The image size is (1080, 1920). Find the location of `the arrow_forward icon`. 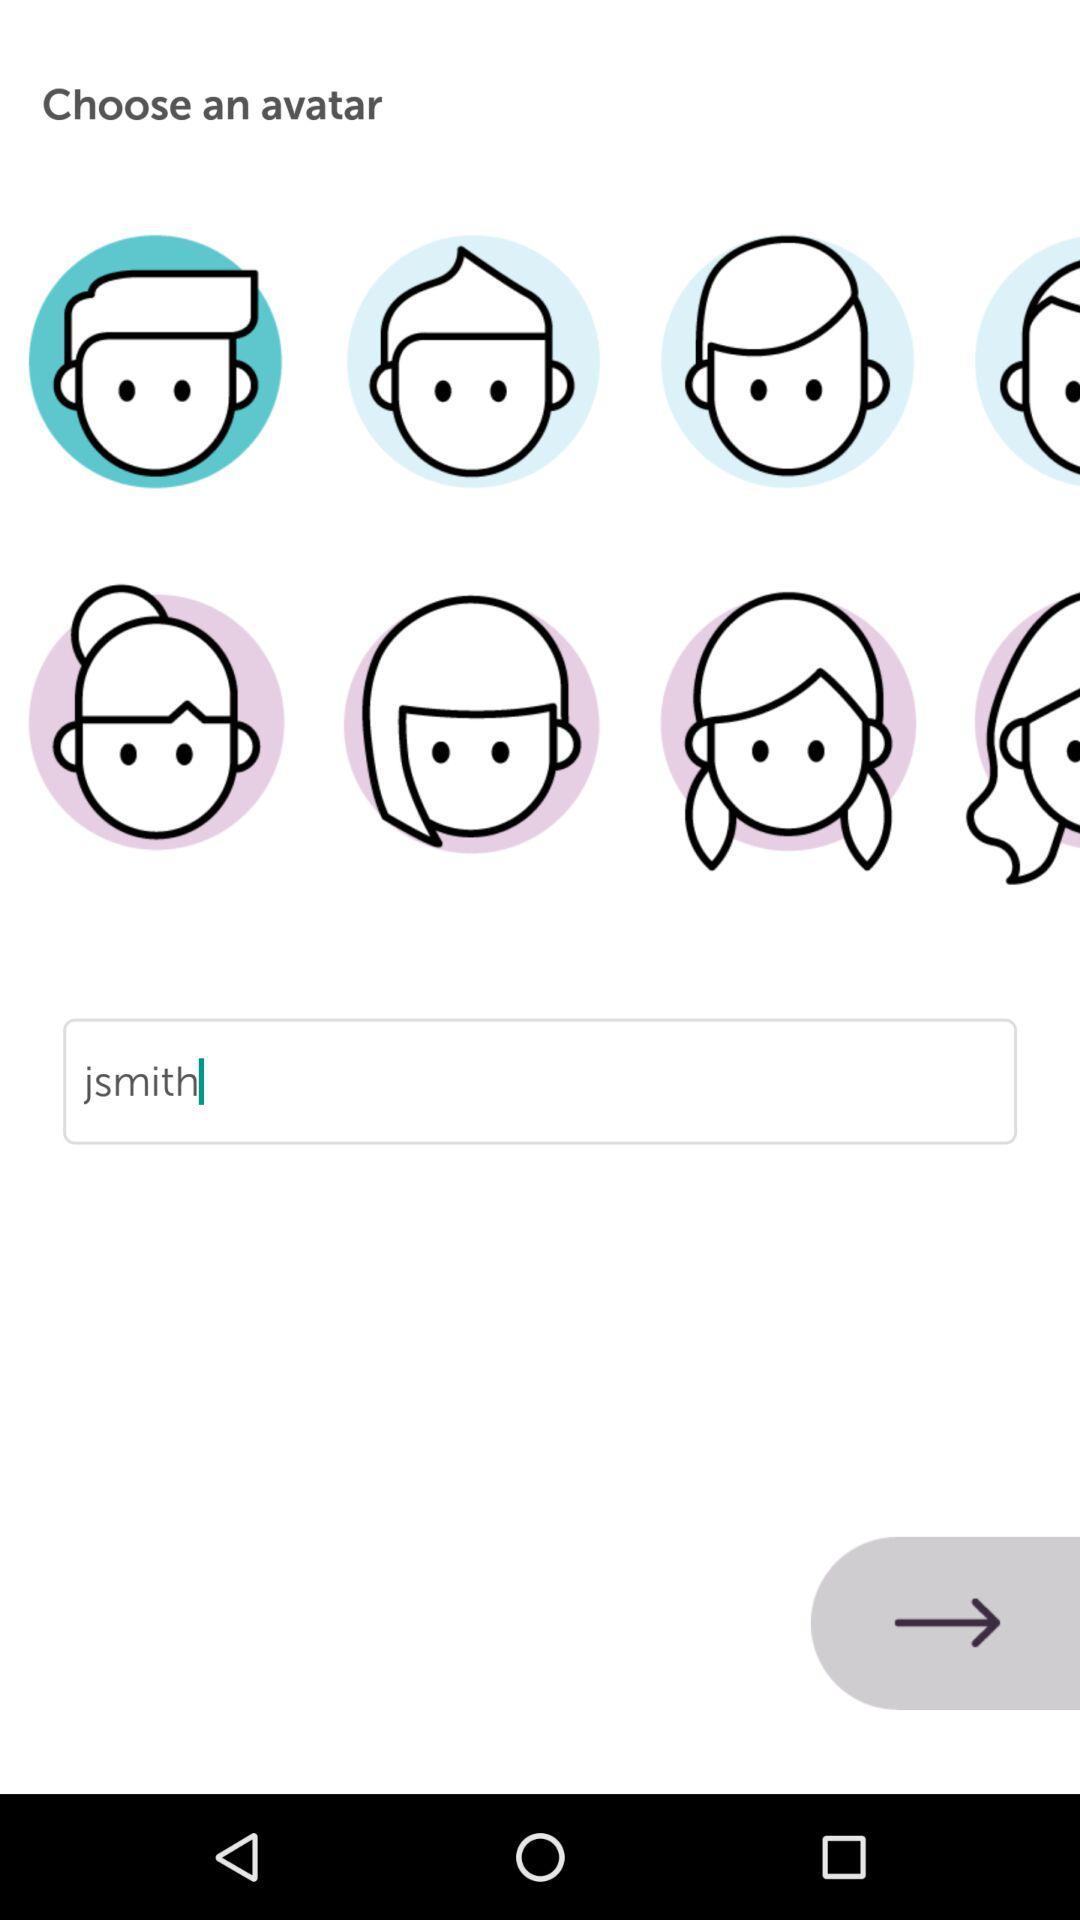

the arrow_forward icon is located at coordinates (945, 1623).